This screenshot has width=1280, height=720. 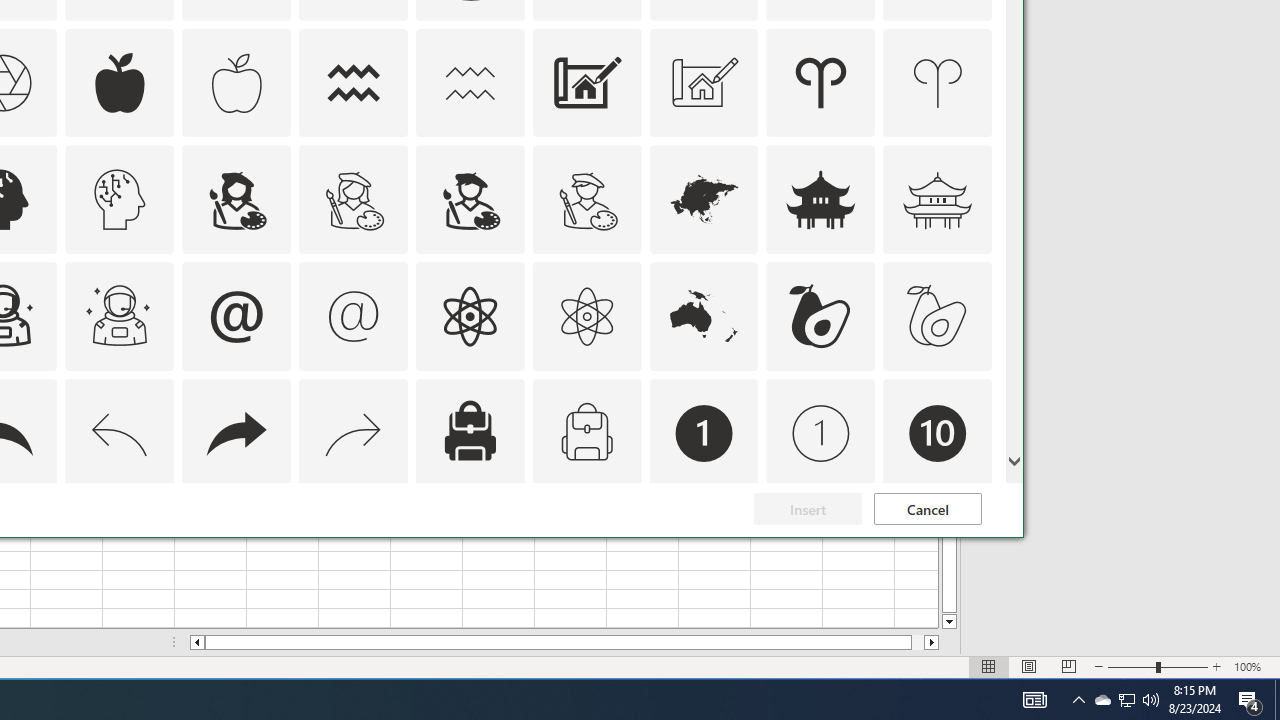 I want to click on 'AutomationID: Icons_Back_RTL_M', so click(x=353, y=433).